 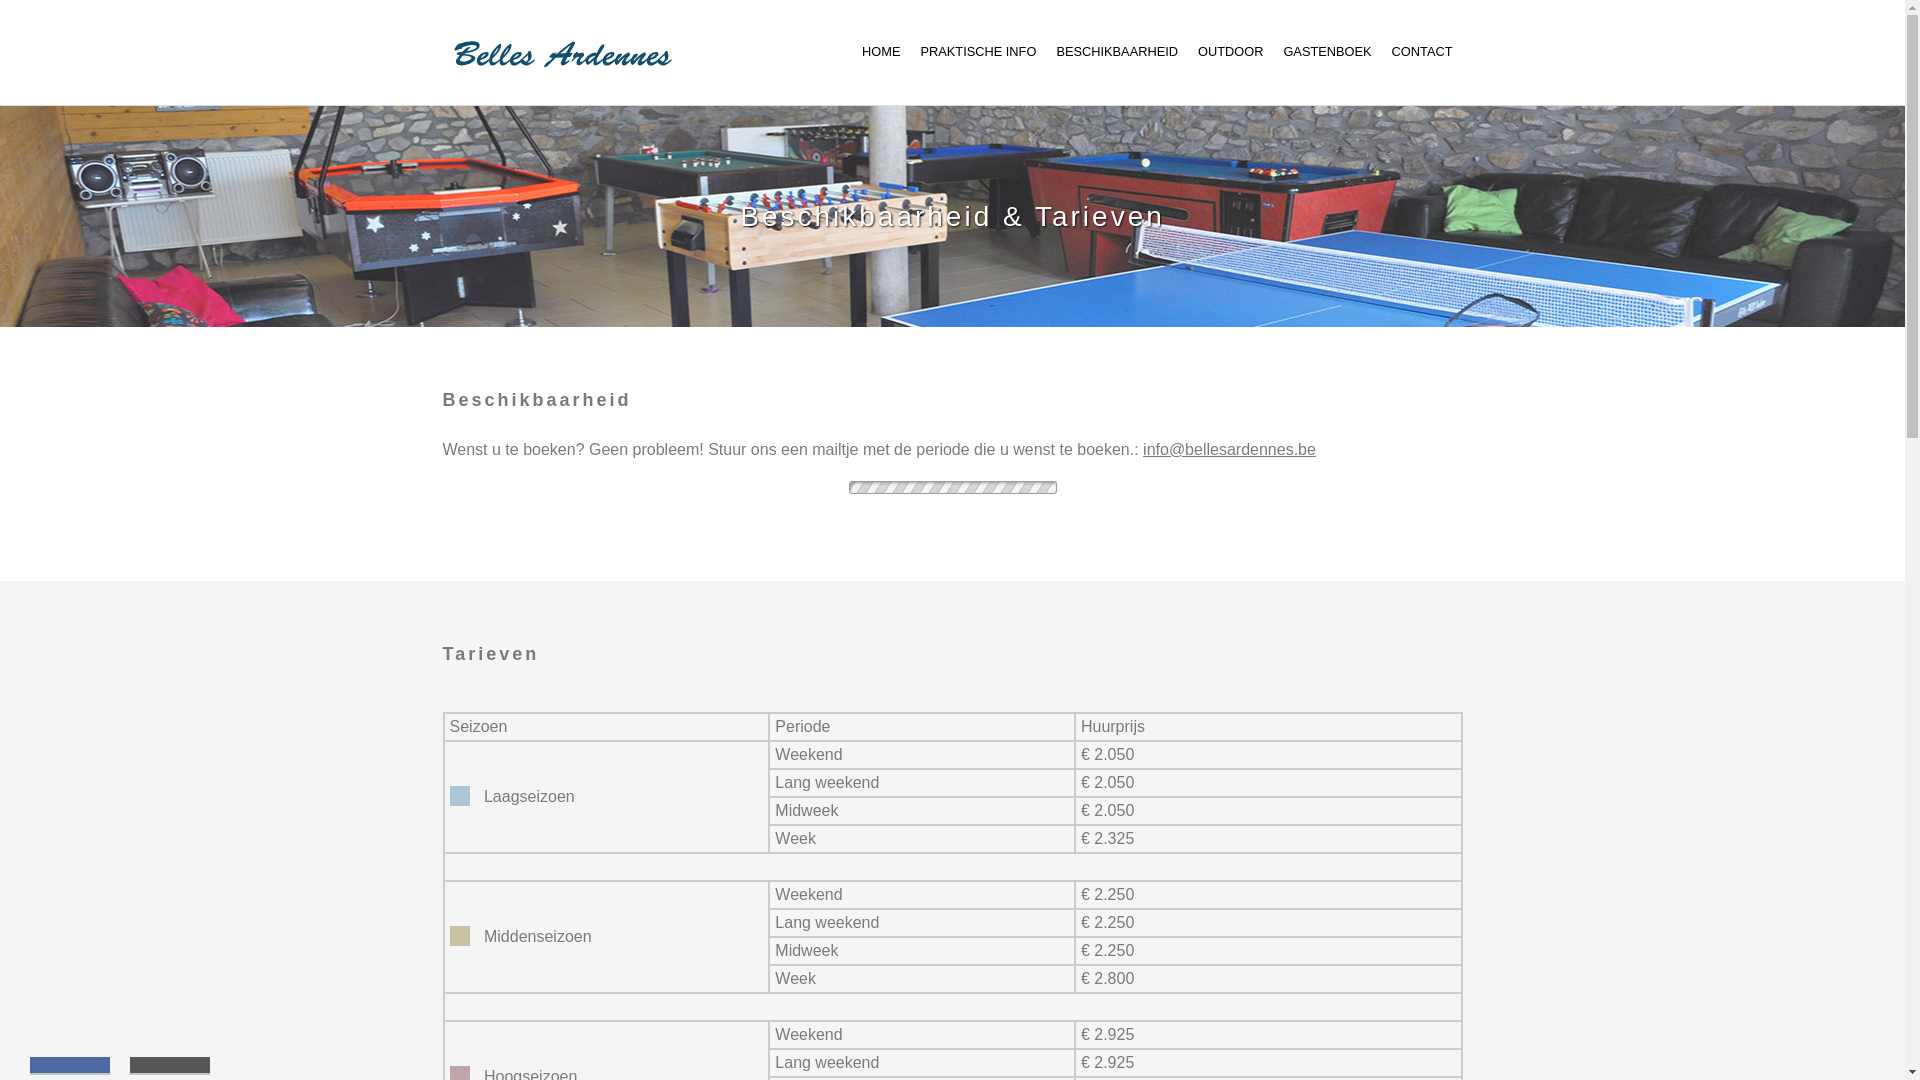 I want to click on 'OUTDOOR', so click(x=1229, y=50).